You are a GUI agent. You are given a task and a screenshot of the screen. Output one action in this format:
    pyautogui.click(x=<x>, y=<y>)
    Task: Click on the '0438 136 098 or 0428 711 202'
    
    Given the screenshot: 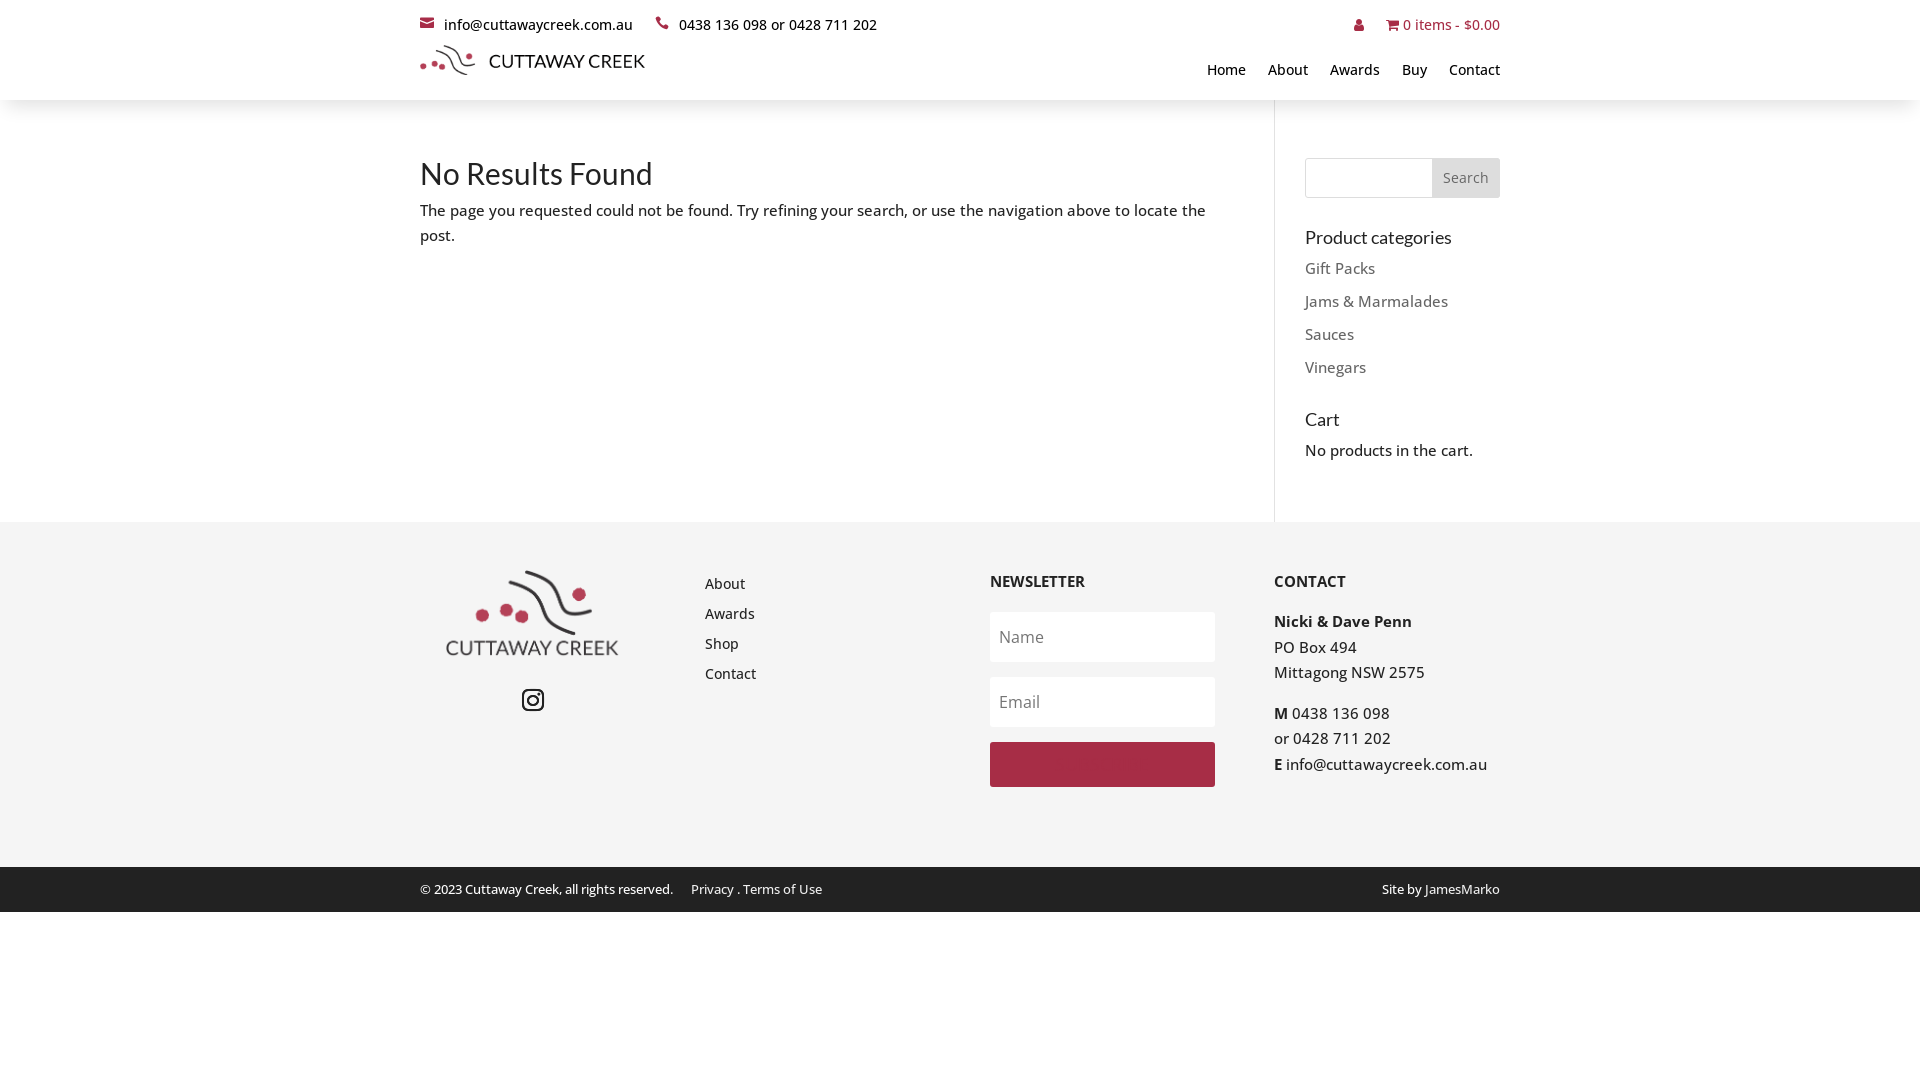 What is the action you would take?
    pyautogui.click(x=765, y=29)
    